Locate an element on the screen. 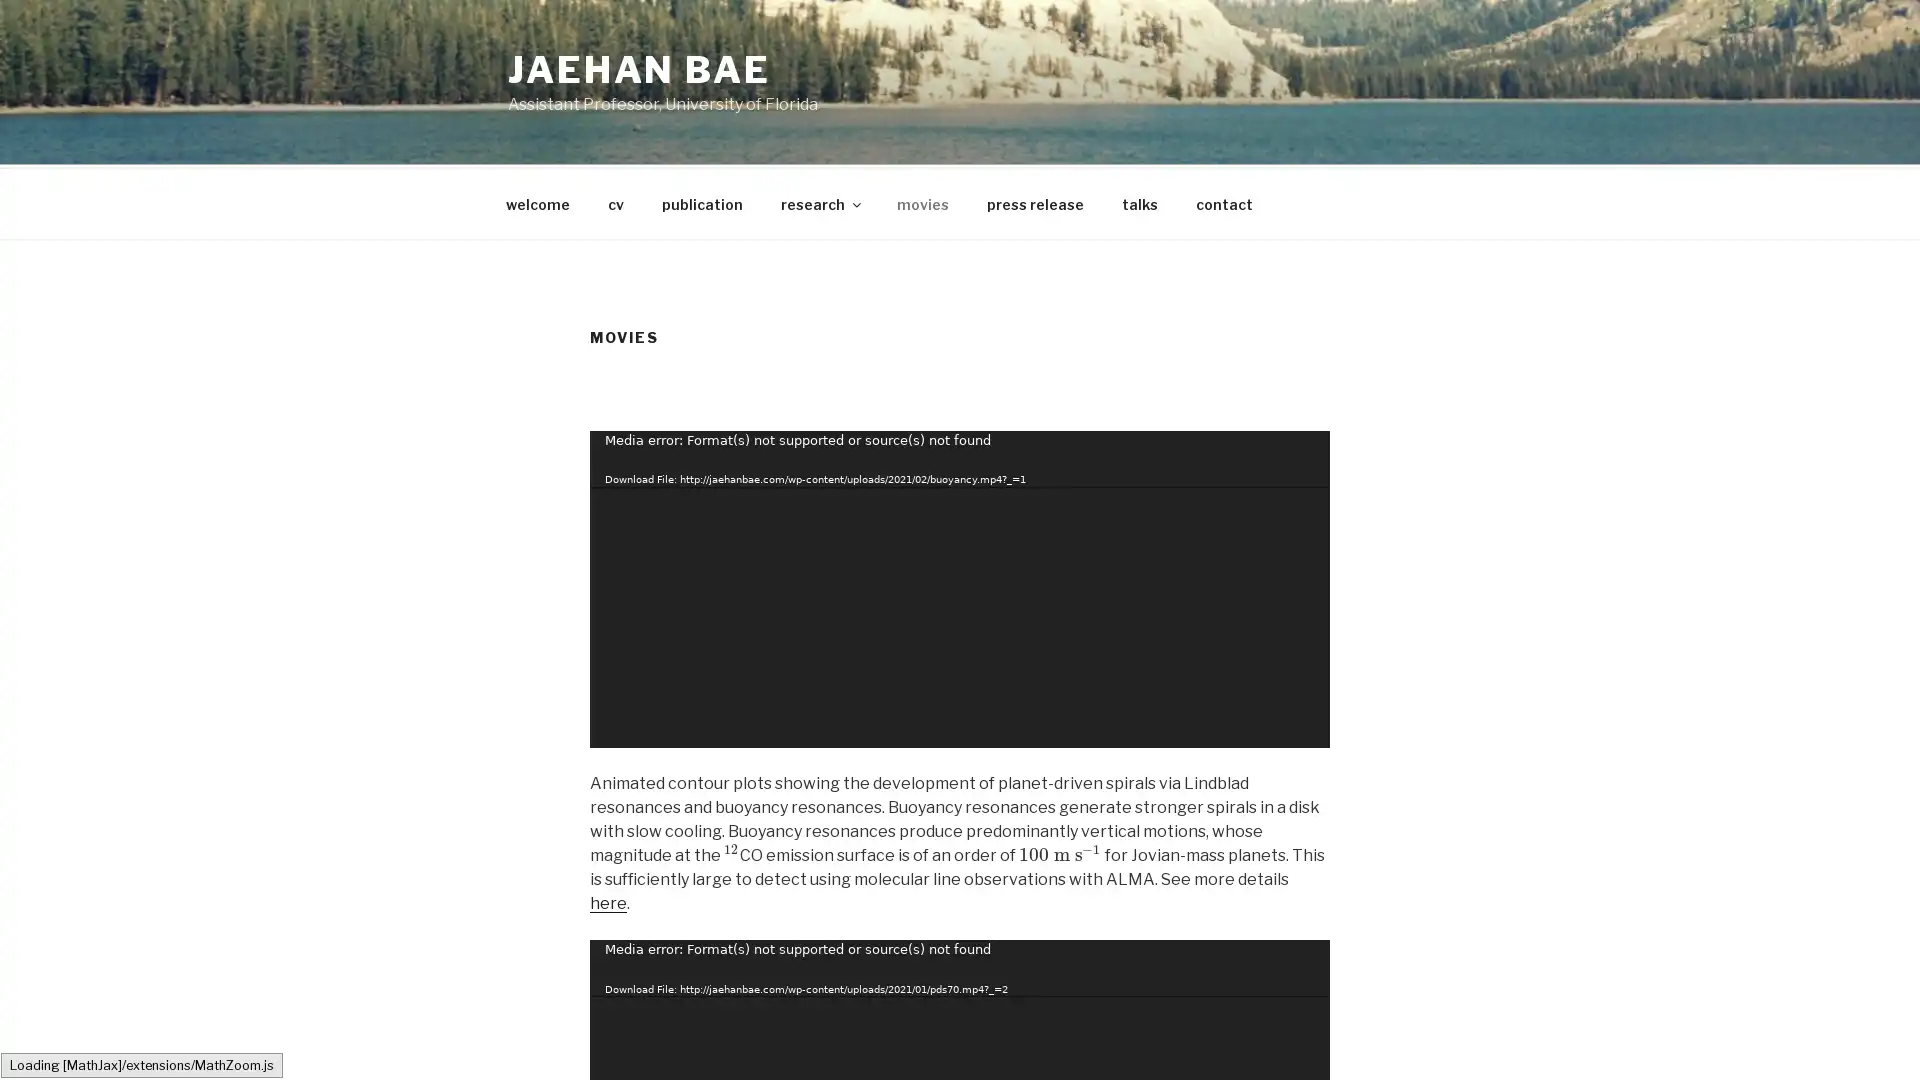  Play is located at coordinates (614, 725).